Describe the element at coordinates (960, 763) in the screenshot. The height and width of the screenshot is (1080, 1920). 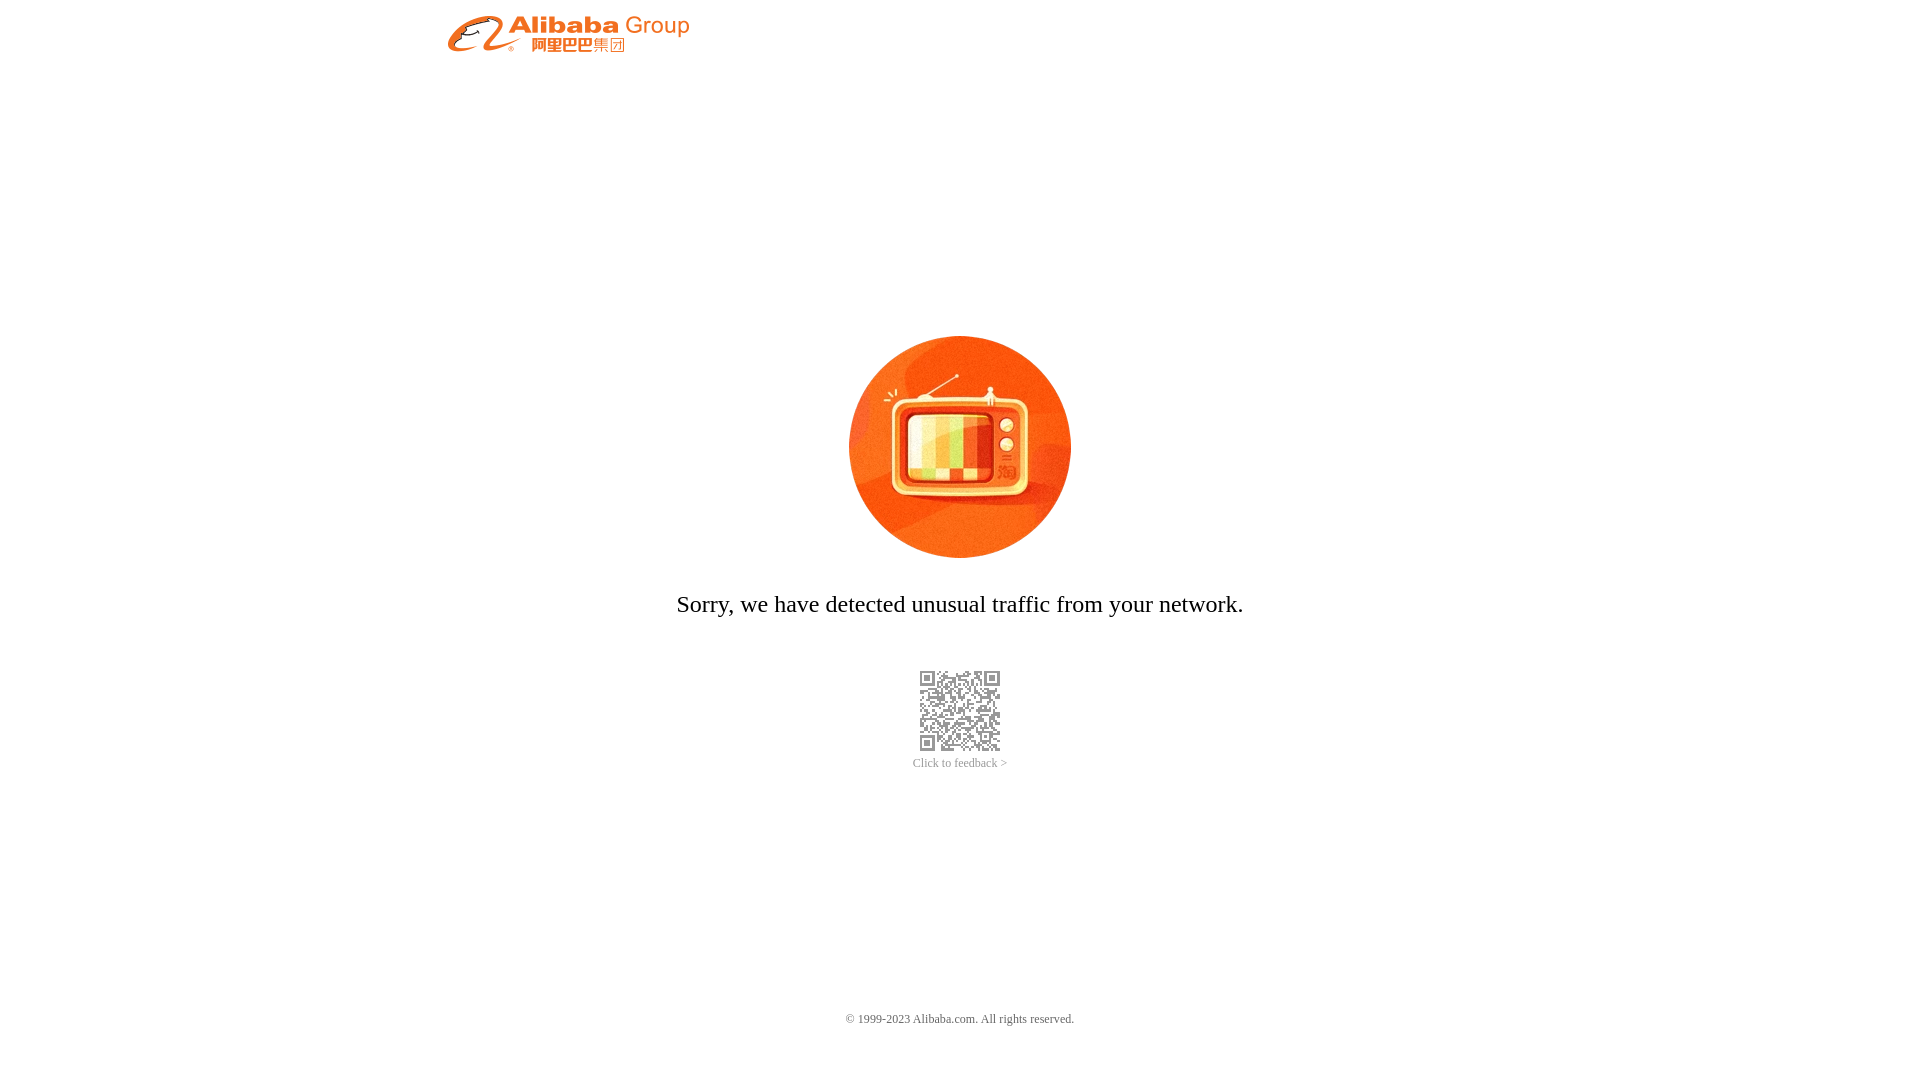
I see `'Click to feedback >'` at that location.